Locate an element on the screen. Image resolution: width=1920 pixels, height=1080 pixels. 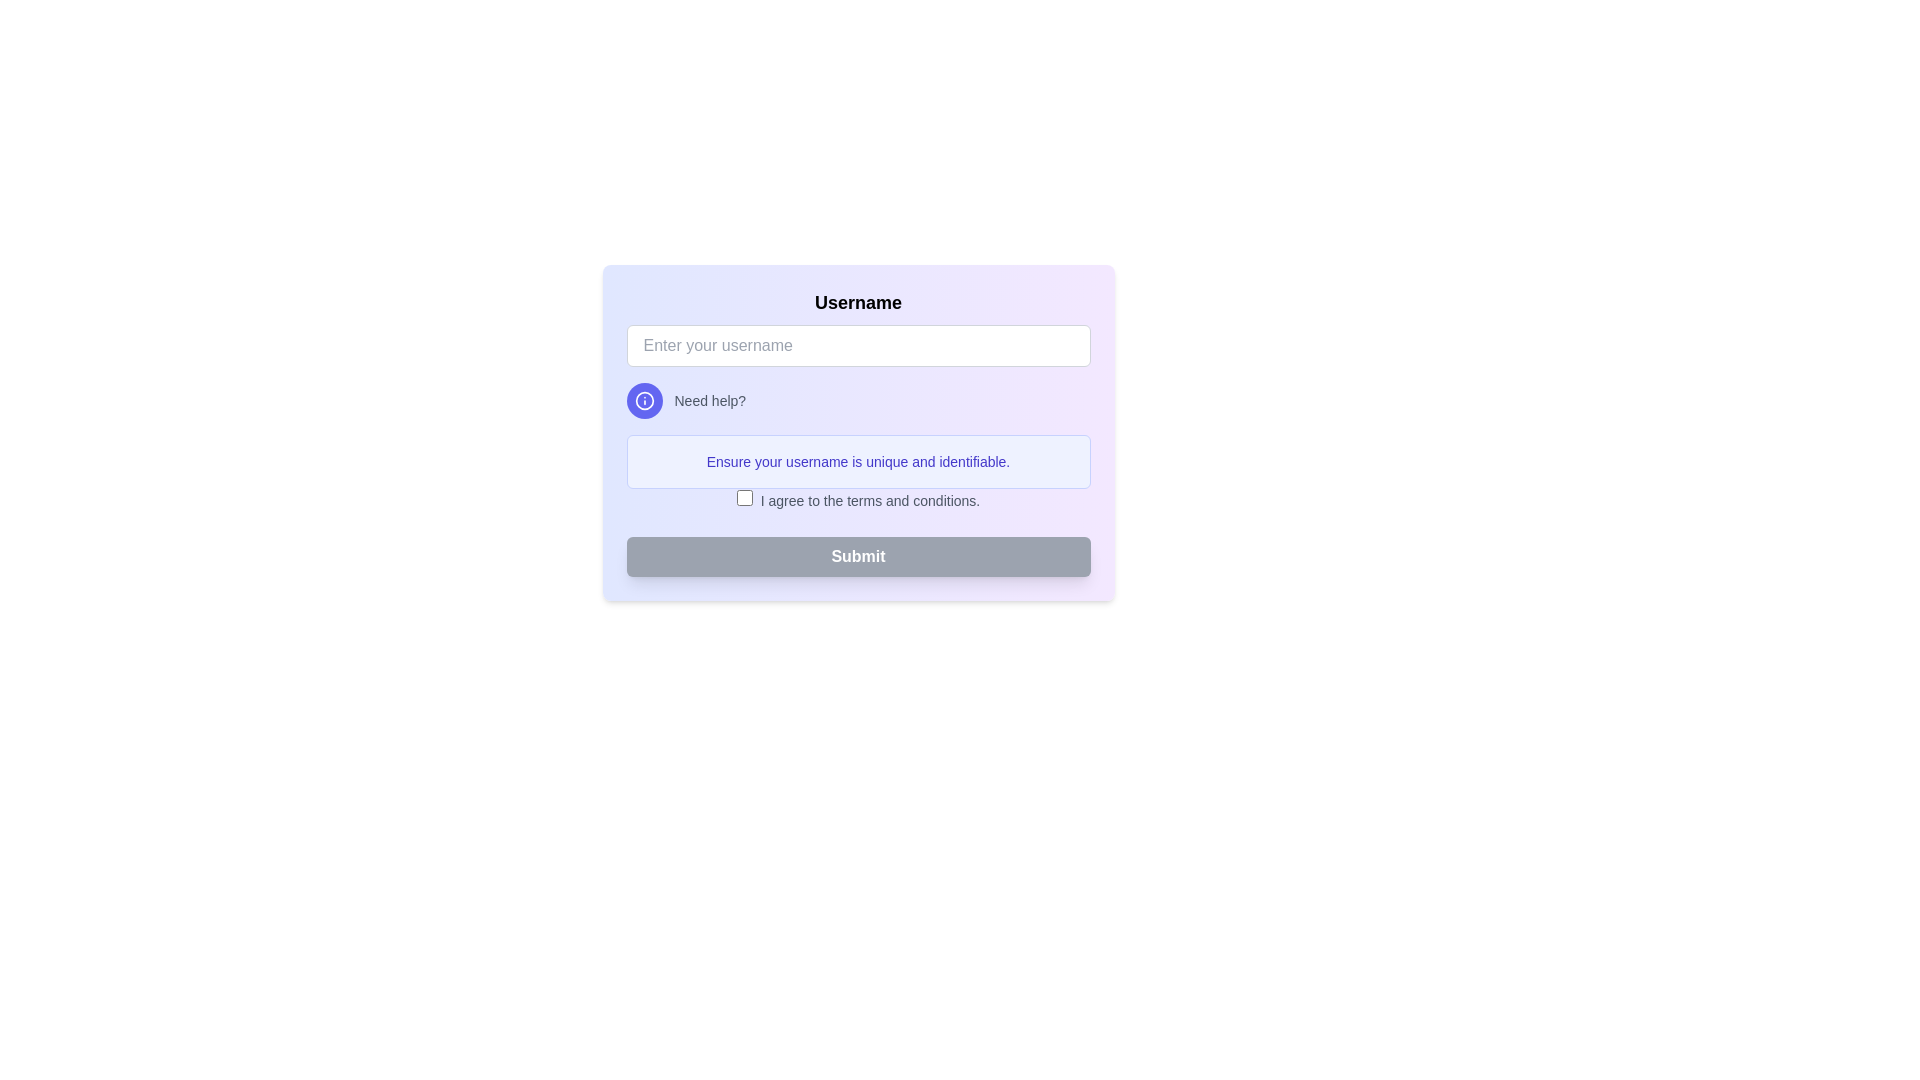
the circular outline component of the help icon located to the left of the 'Need help?' text is located at coordinates (644, 401).